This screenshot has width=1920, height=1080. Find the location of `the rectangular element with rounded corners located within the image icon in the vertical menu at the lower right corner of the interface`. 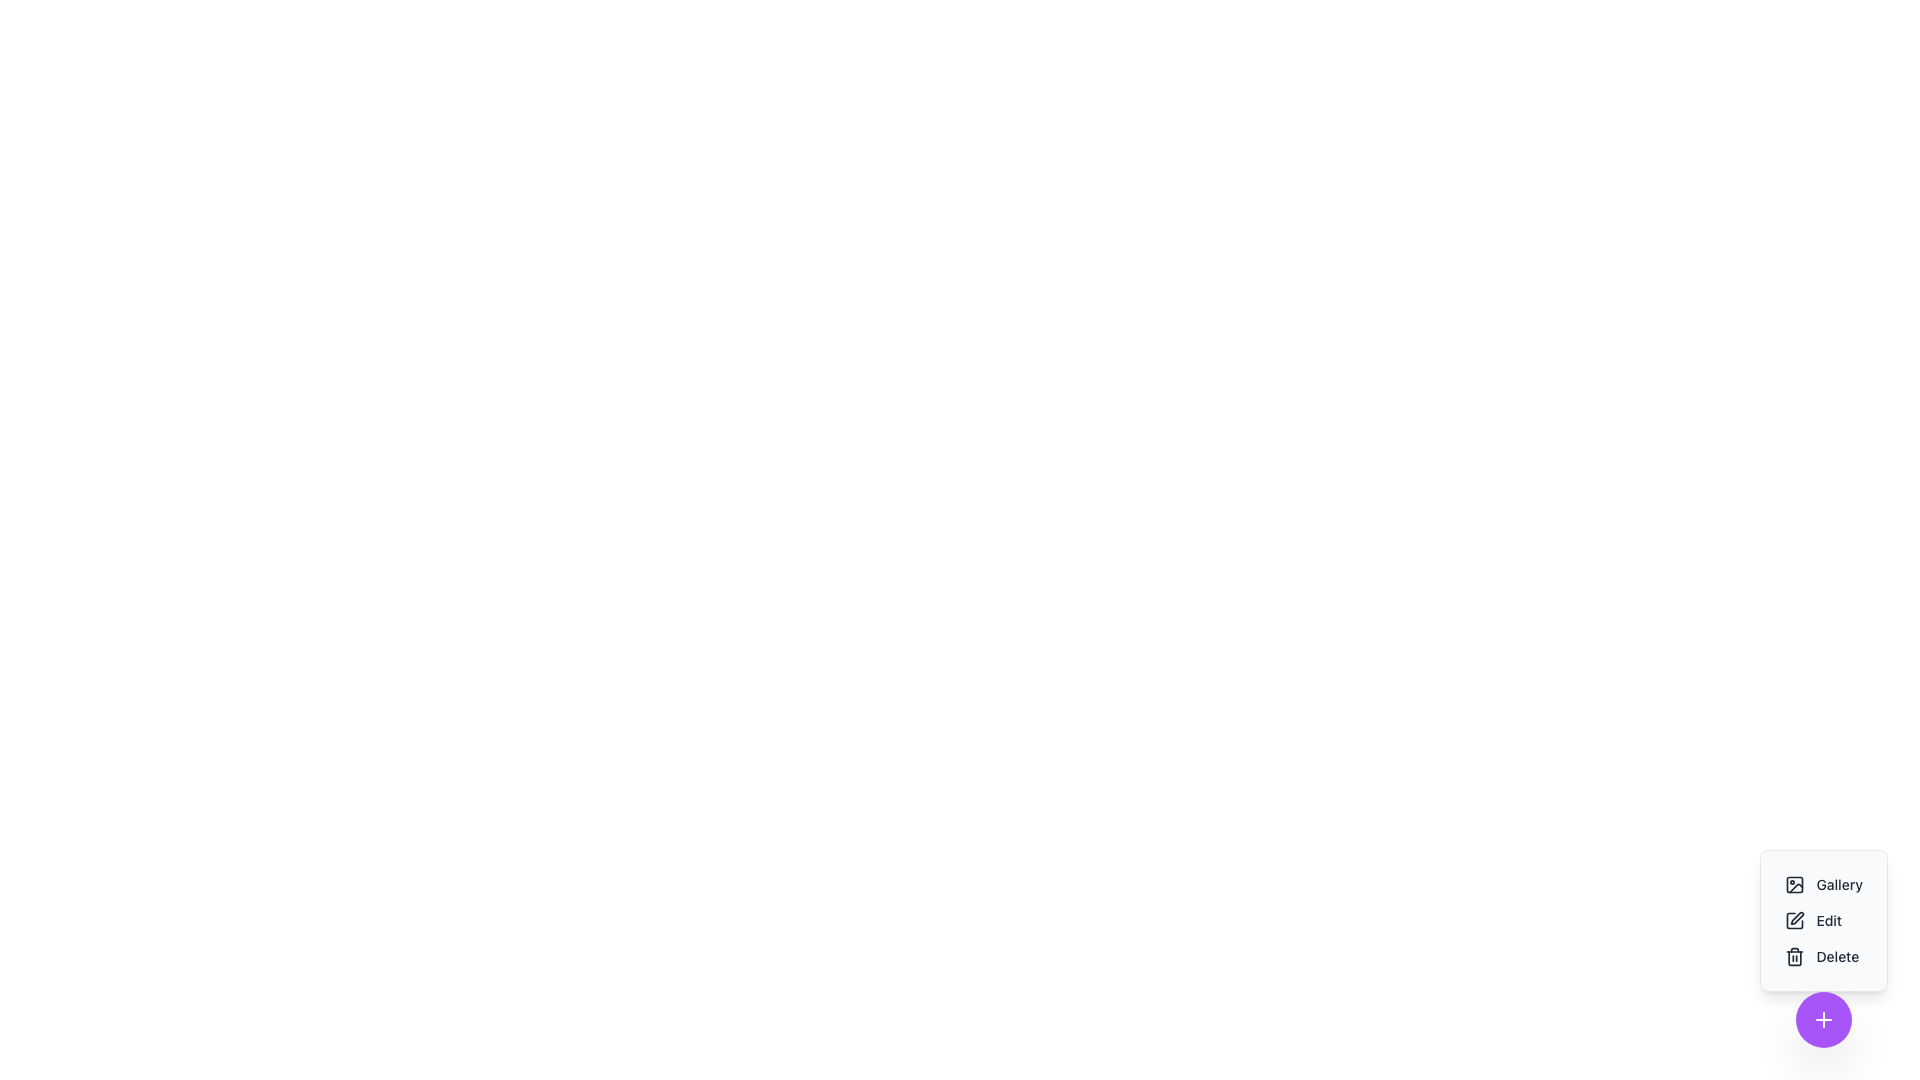

the rectangular element with rounded corners located within the image icon in the vertical menu at the lower right corner of the interface is located at coordinates (1794, 883).